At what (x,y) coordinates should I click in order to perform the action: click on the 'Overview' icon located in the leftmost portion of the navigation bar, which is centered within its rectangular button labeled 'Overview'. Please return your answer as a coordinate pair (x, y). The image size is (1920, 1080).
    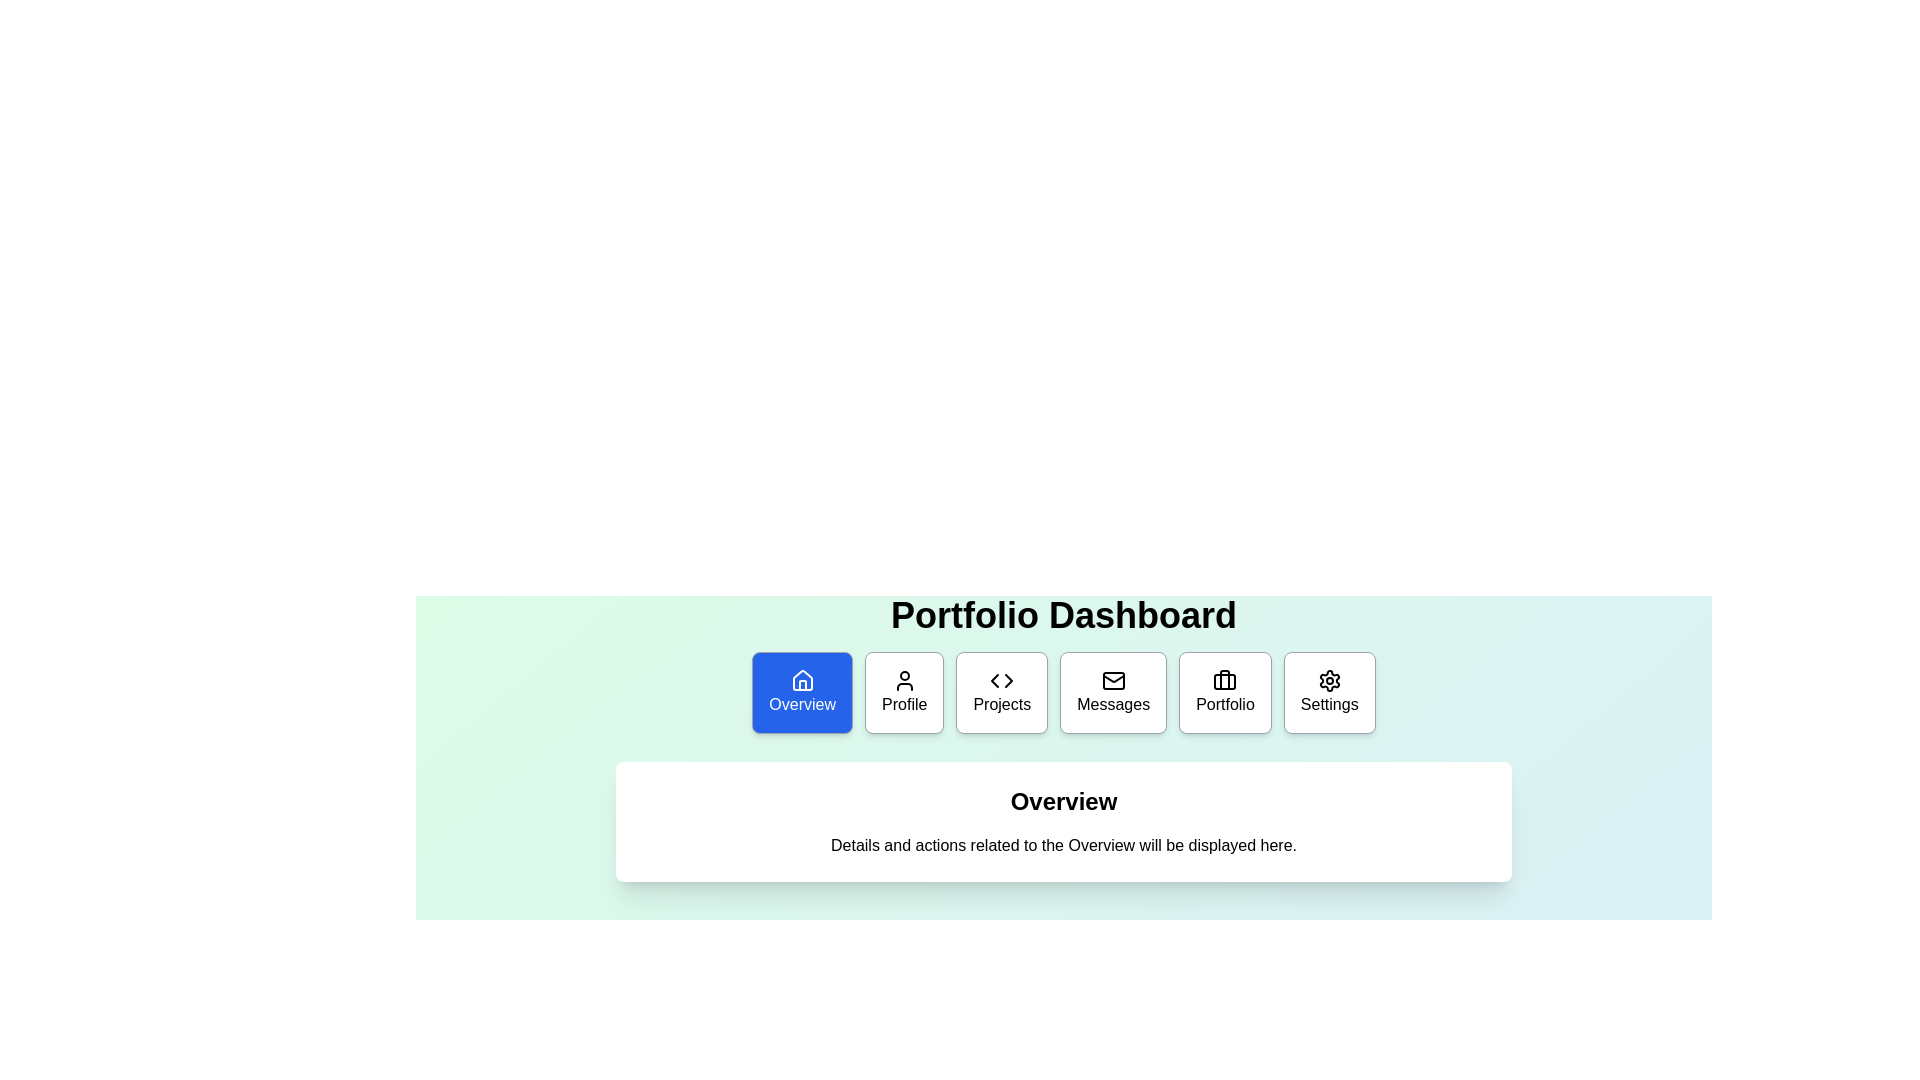
    Looking at the image, I should click on (802, 680).